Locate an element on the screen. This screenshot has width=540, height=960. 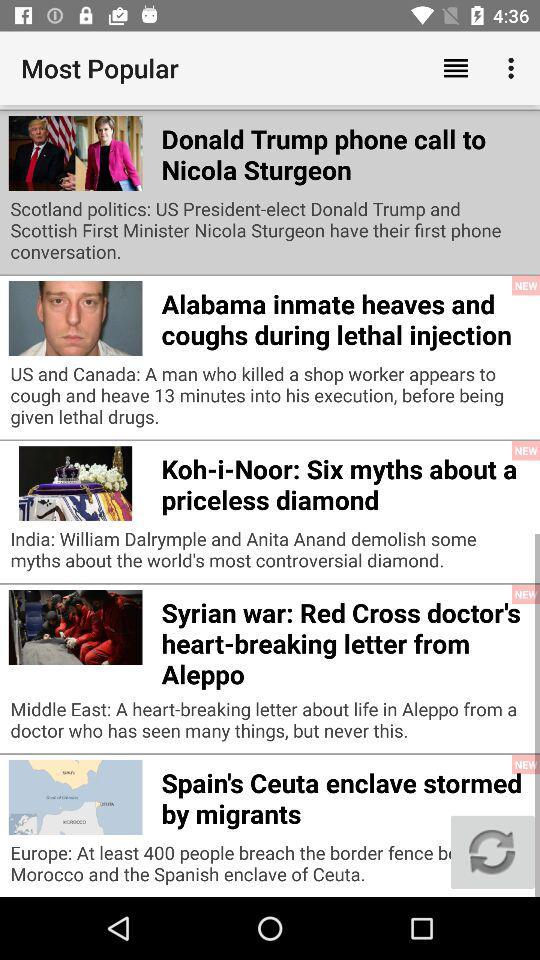
middle east a item is located at coordinates (270, 724).